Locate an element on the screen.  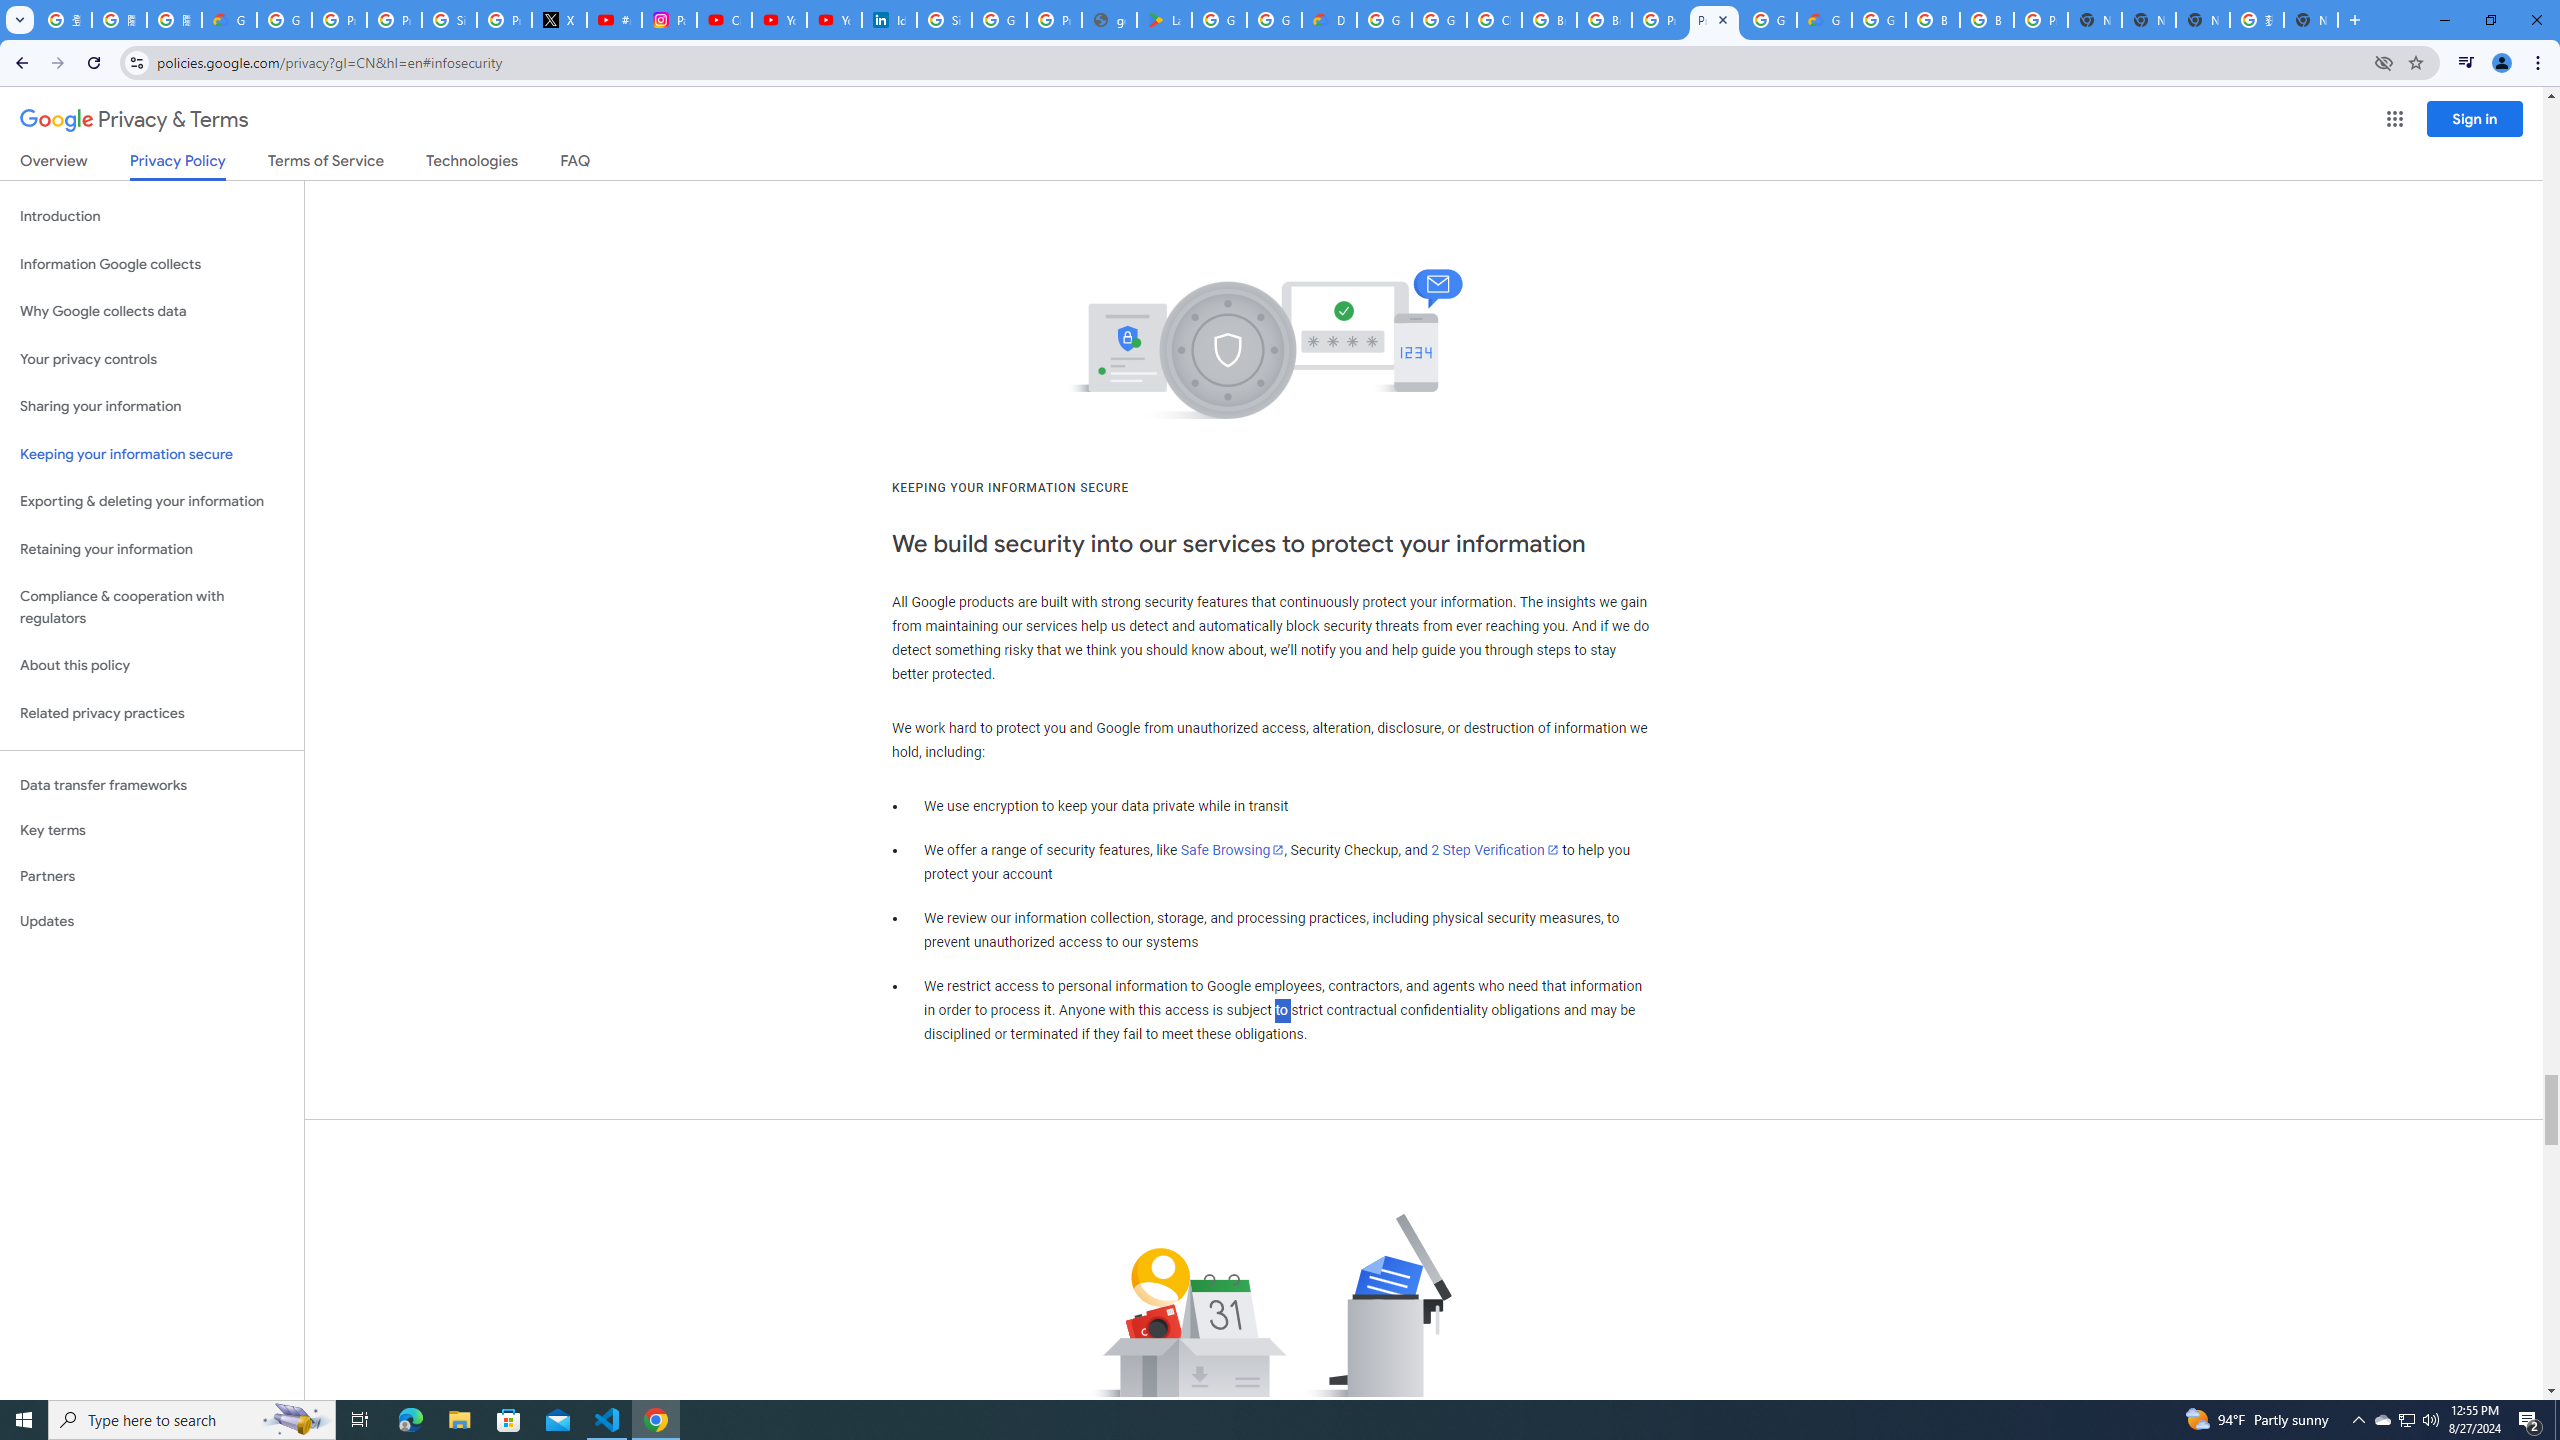
'Reload' is located at coordinates (93, 62).